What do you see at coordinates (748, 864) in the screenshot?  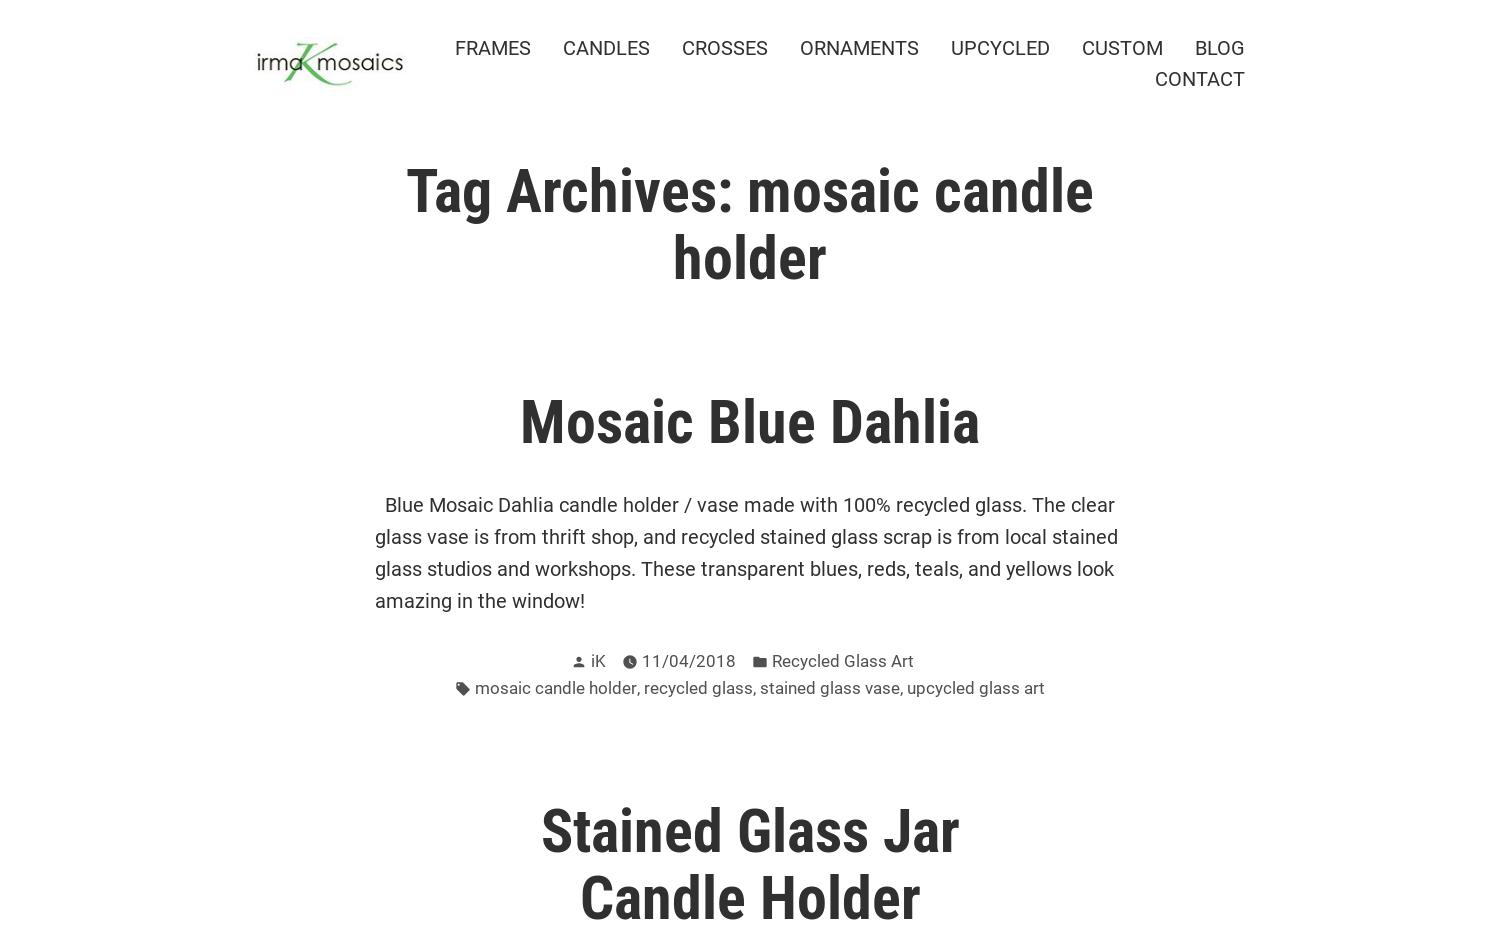 I see `'Stained Glass Jar Candle Holder'` at bounding box center [748, 864].